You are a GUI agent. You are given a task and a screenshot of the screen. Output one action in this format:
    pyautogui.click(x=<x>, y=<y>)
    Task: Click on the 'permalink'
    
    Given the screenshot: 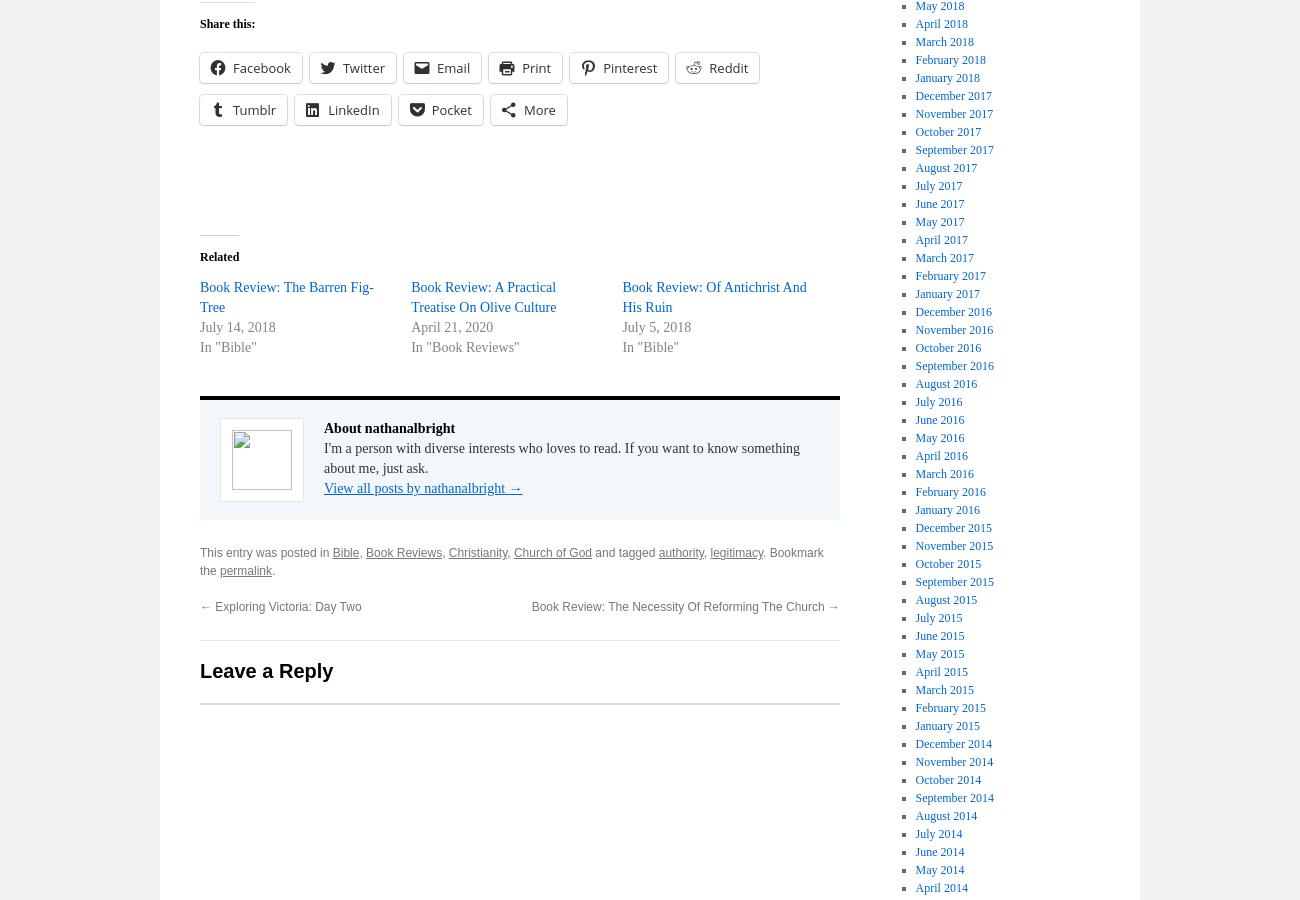 What is the action you would take?
    pyautogui.click(x=244, y=570)
    